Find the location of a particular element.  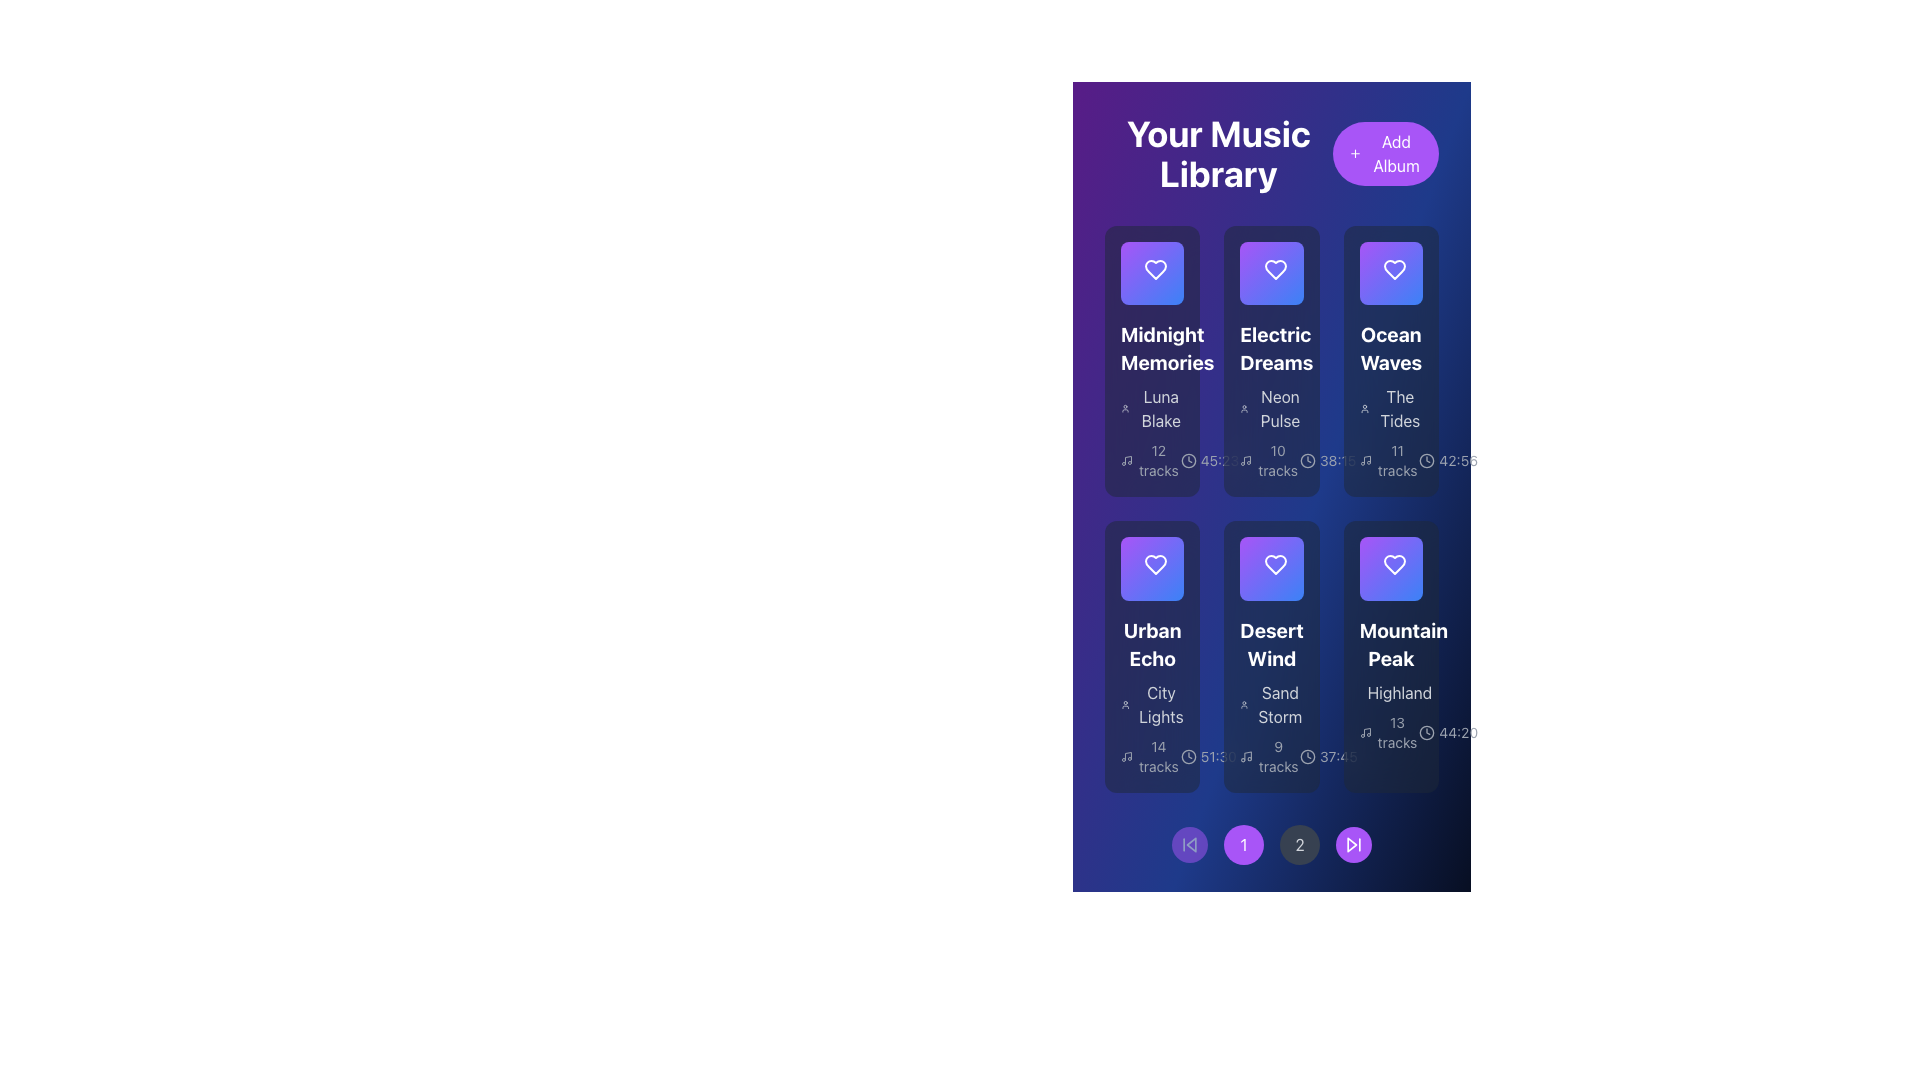

the text label element displaying '12 tracks', which is styled in a small, gray font and located below 'Luna Blake' is located at coordinates (1152, 461).